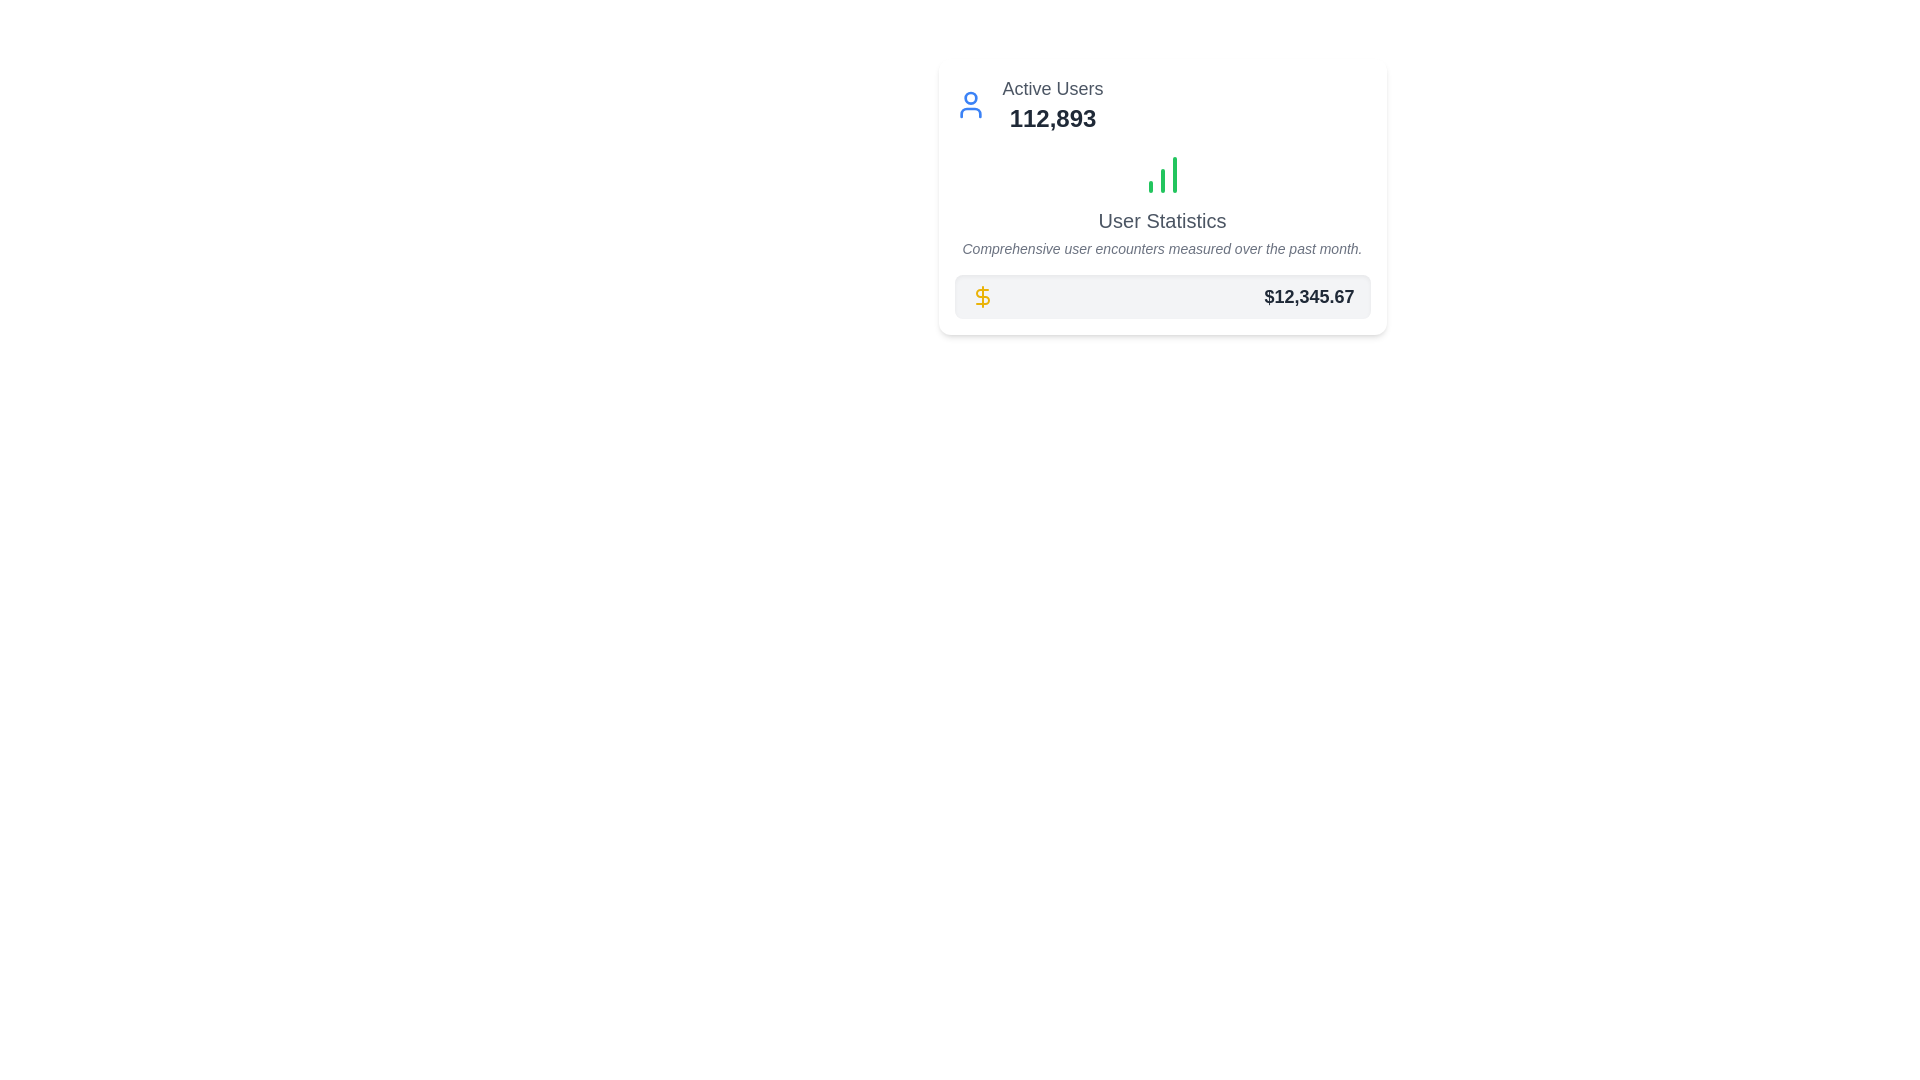 The width and height of the screenshot is (1920, 1080). Describe the element at coordinates (1162, 173) in the screenshot. I see `the statistical data icon located at the top-central position within the 'User Statistics' card, which is above the text 'User Statistics' and below the user count details` at that location.